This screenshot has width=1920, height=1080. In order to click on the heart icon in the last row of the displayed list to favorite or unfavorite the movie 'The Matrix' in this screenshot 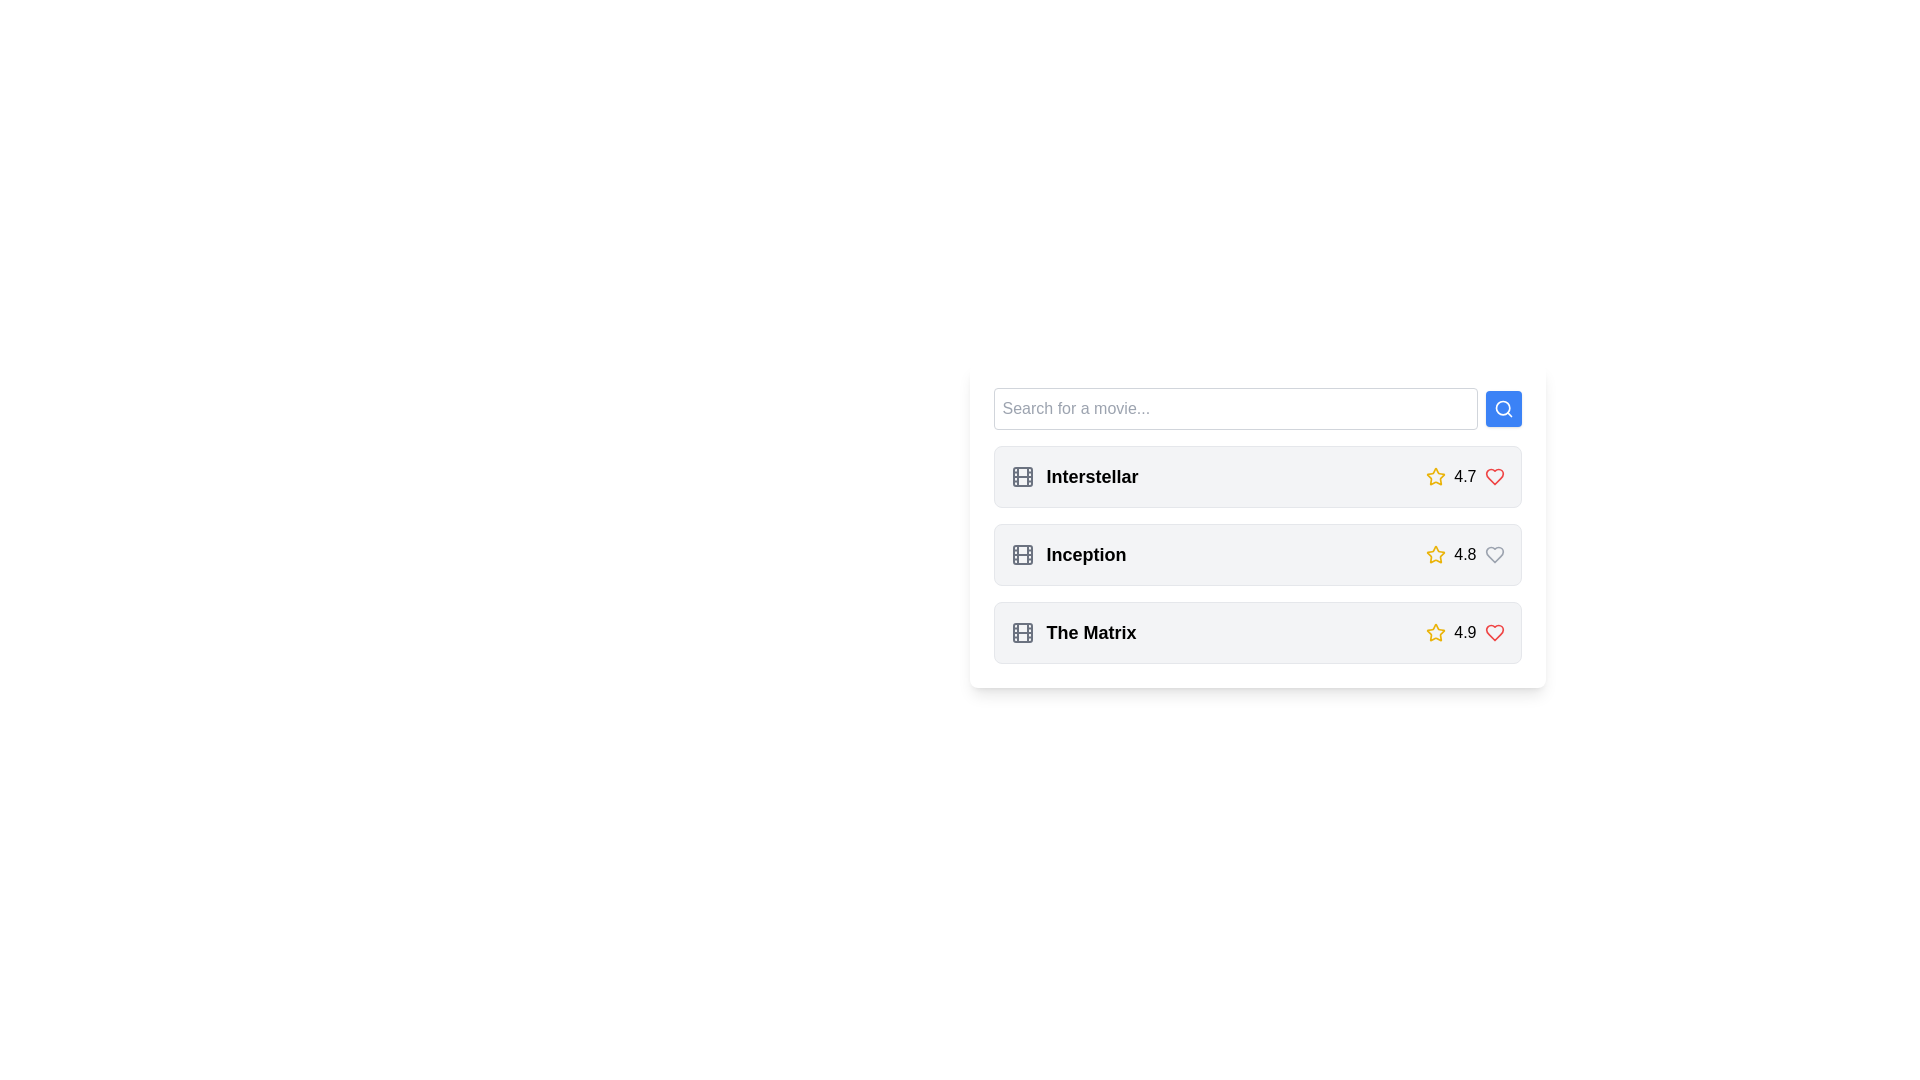, I will do `click(1494, 632)`.